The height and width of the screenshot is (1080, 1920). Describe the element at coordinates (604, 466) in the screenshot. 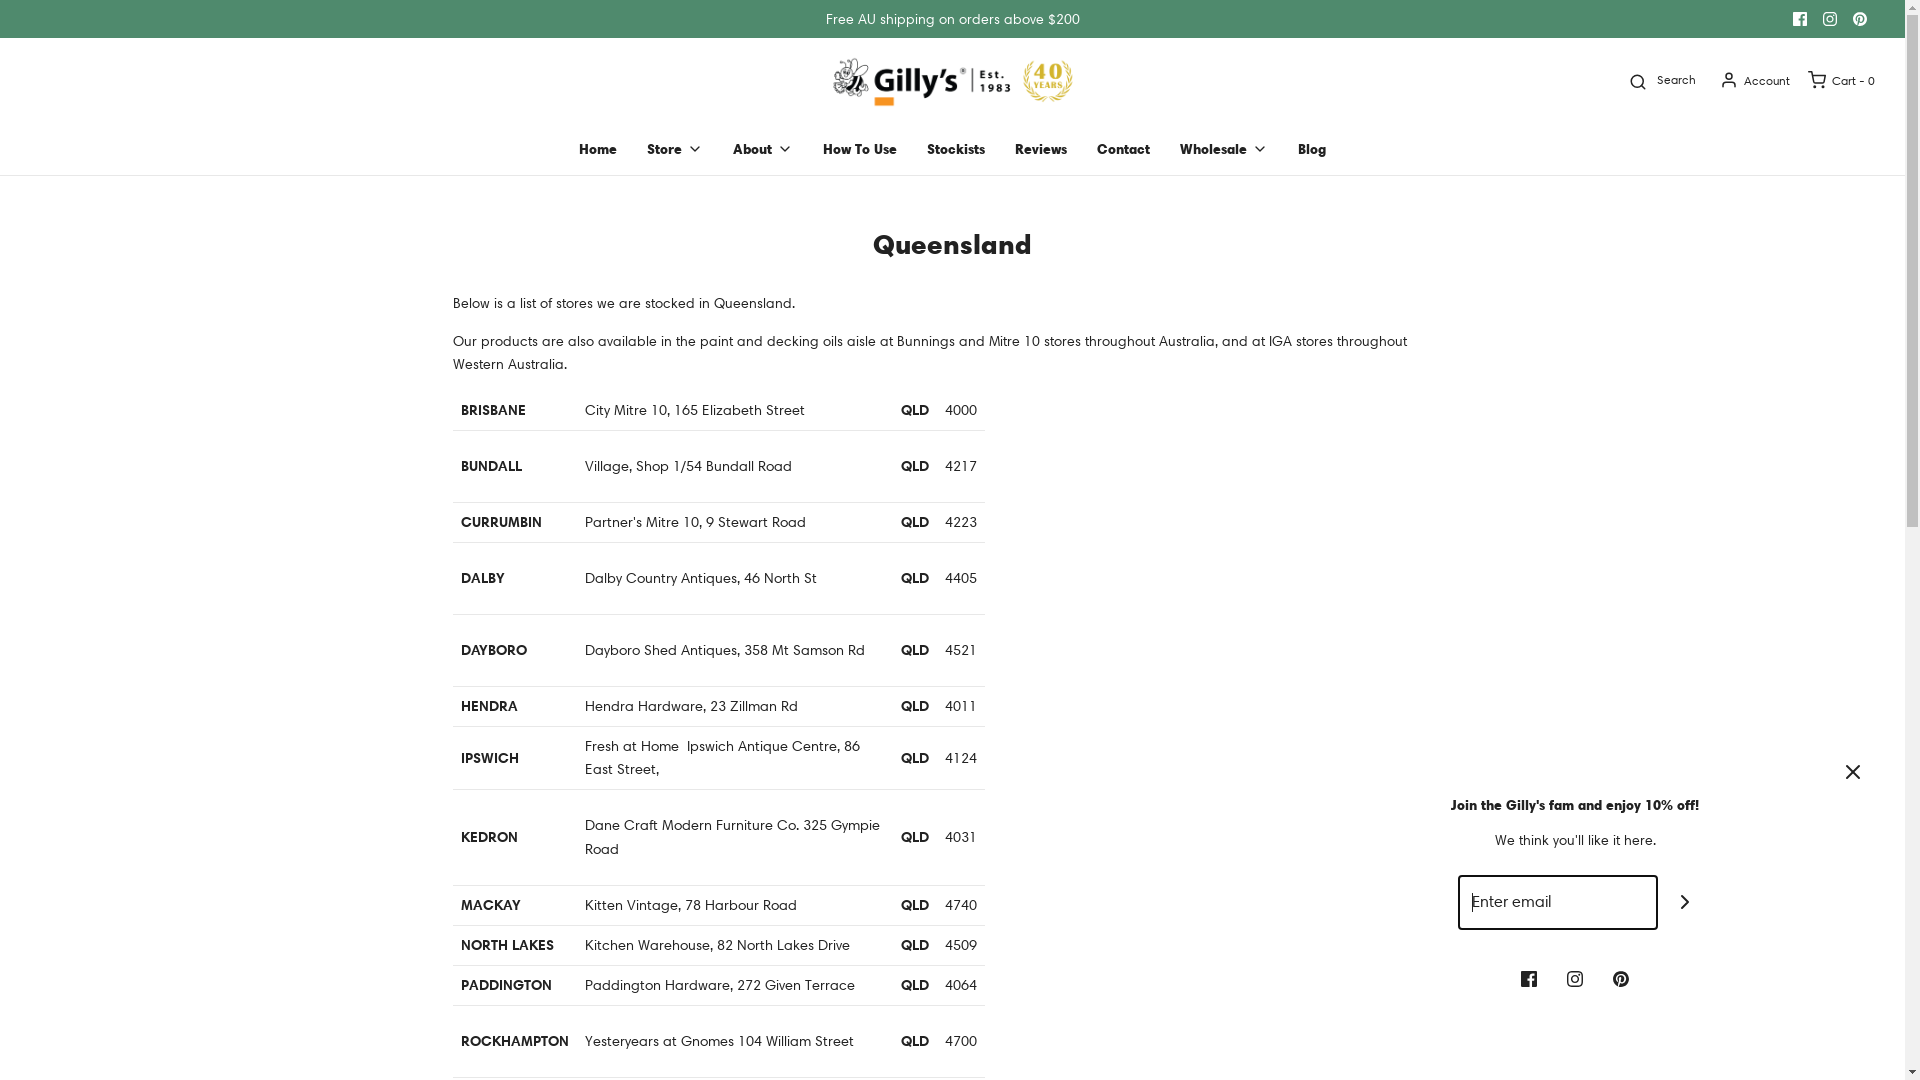

I see `'Village'` at that location.